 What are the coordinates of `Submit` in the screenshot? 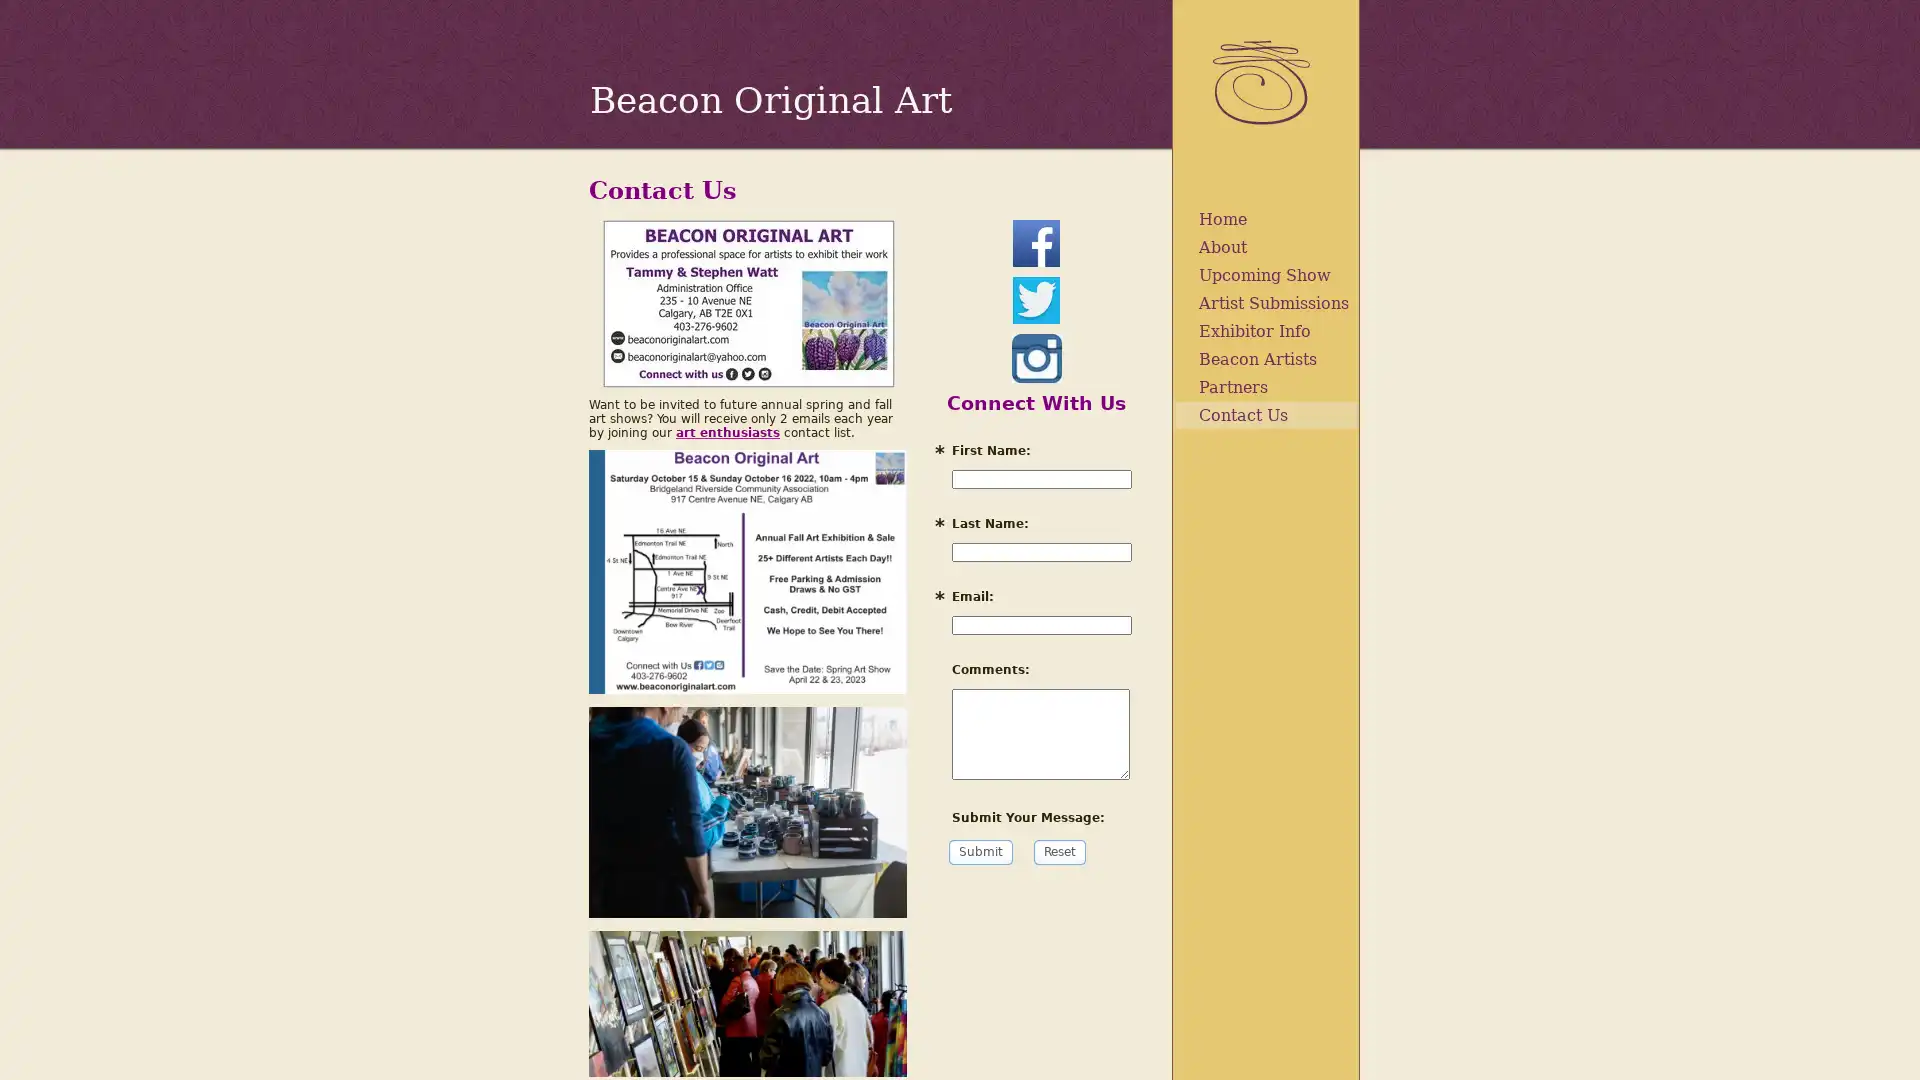 It's located at (980, 852).